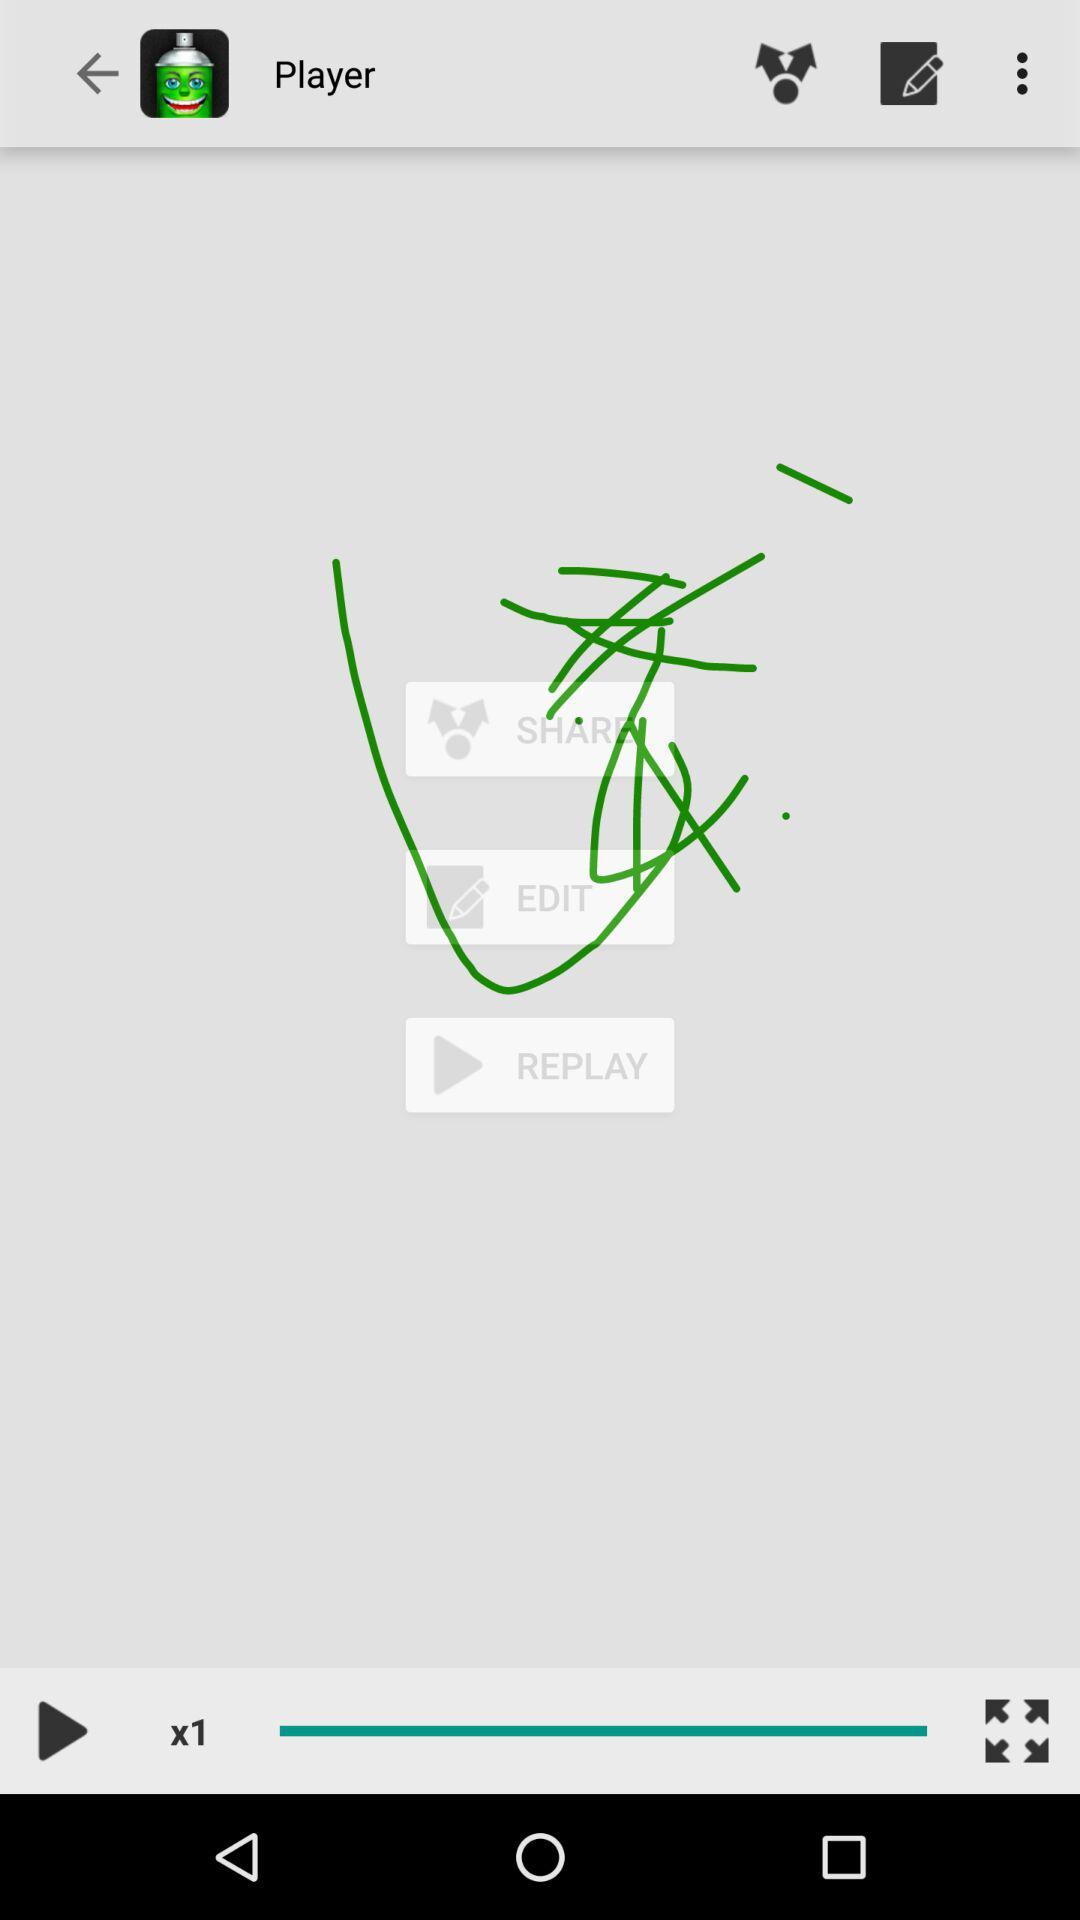 The width and height of the screenshot is (1080, 1920). I want to click on the play icon, so click(61, 1730).